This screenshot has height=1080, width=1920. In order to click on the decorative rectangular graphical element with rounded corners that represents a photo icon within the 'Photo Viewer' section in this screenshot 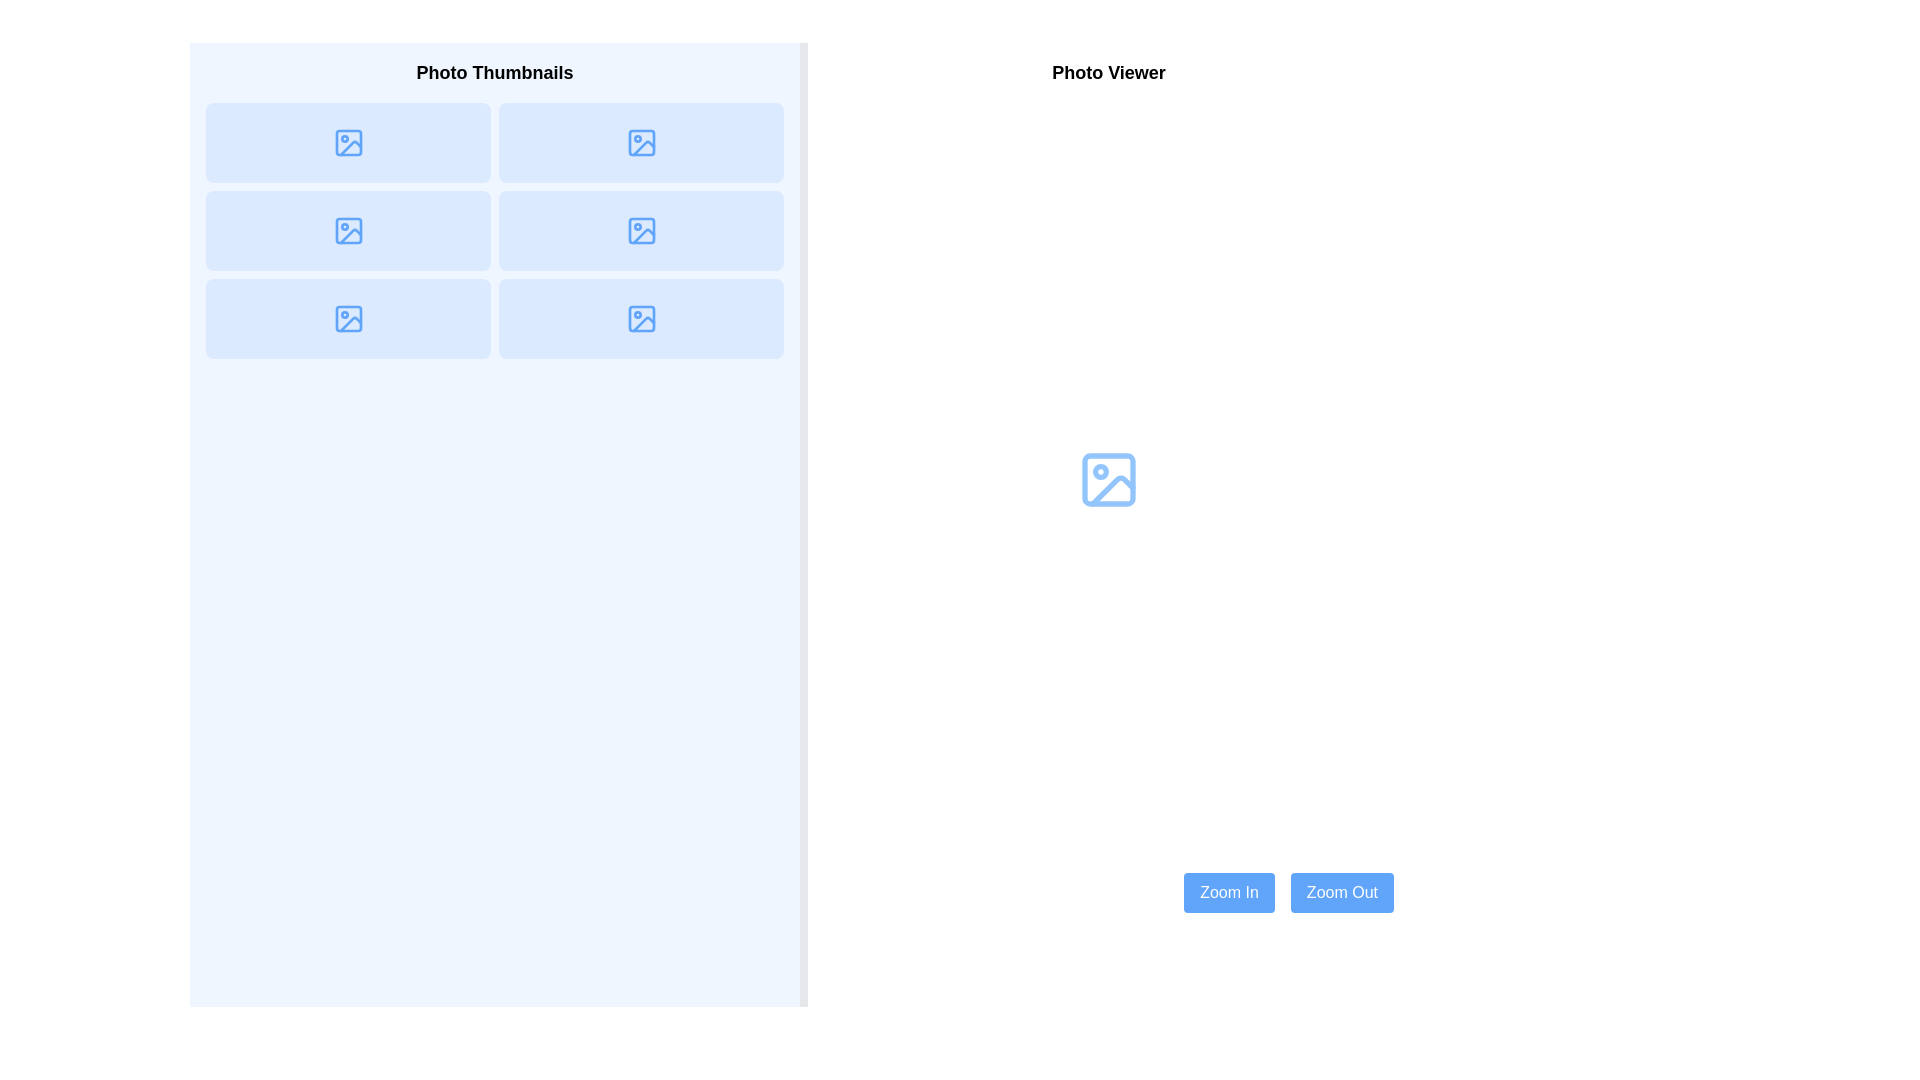, I will do `click(1107, 479)`.